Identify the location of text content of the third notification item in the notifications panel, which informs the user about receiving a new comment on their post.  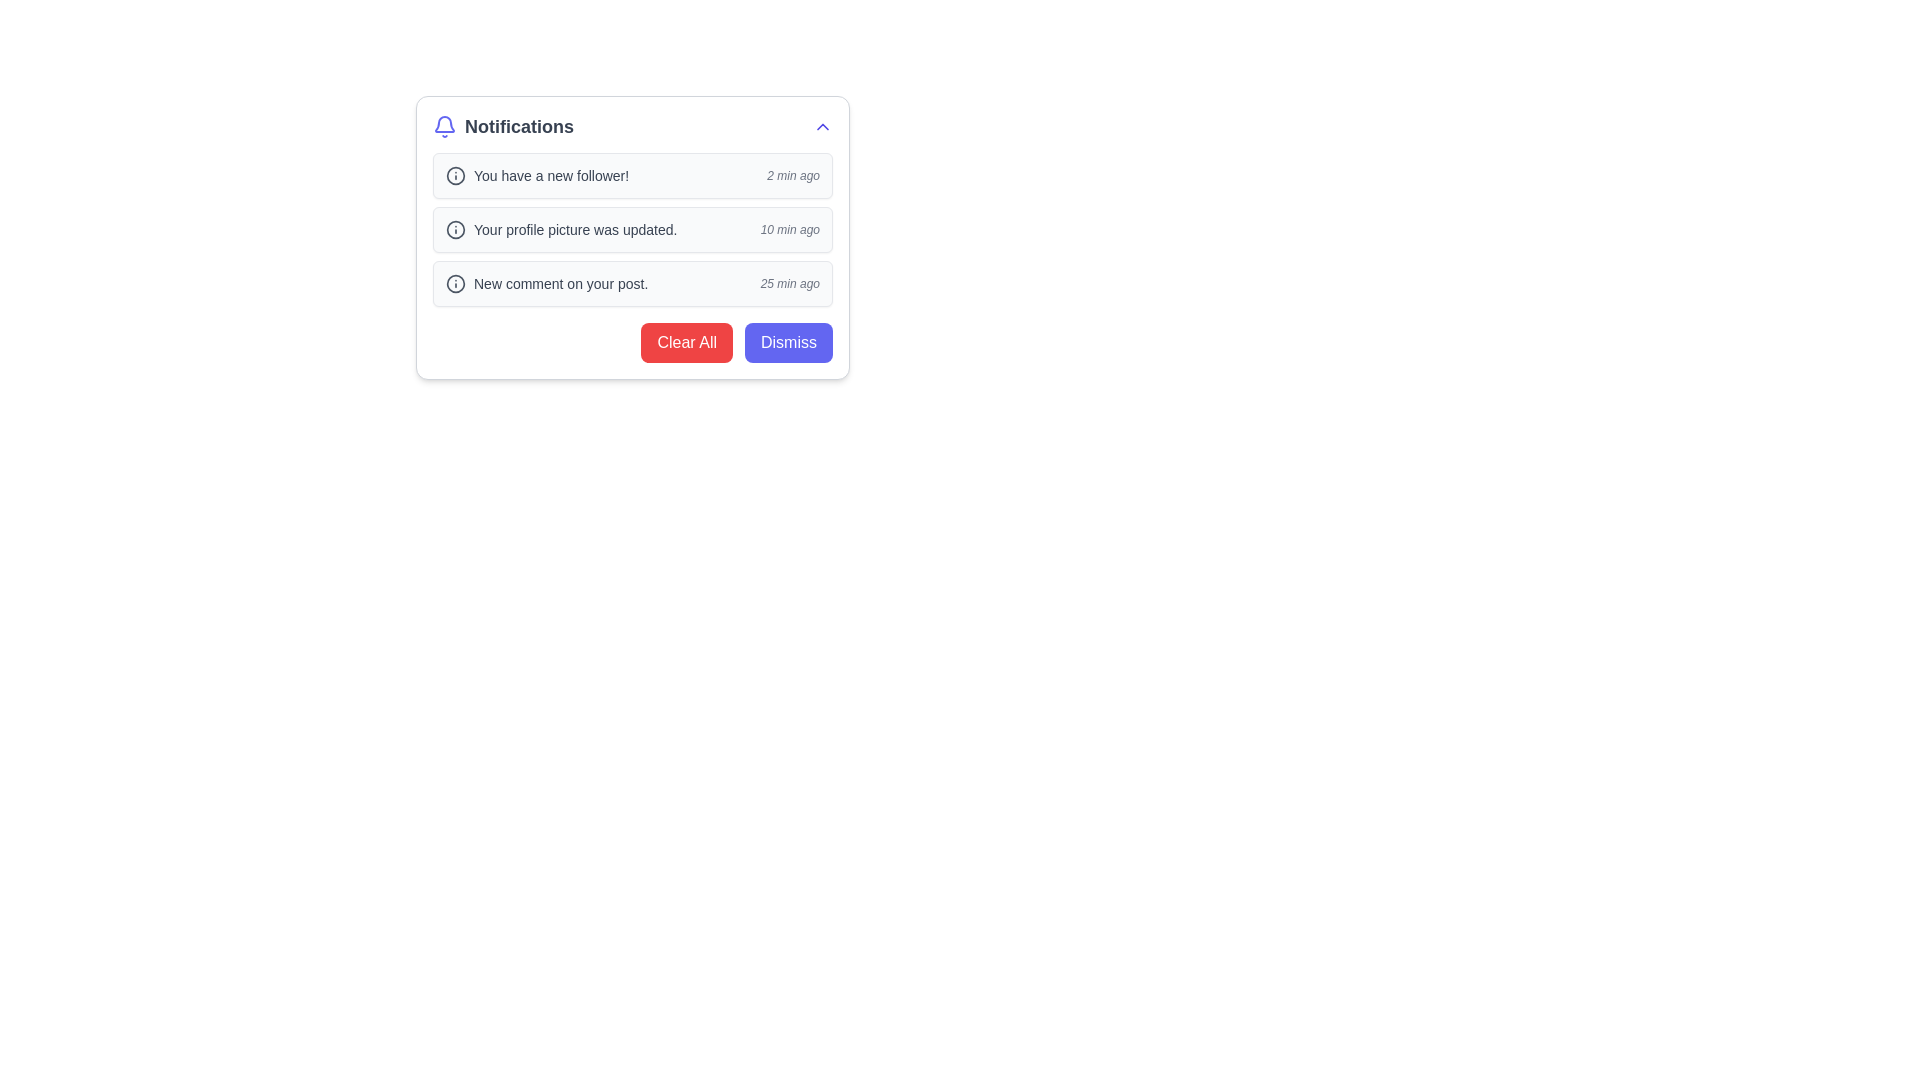
(547, 284).